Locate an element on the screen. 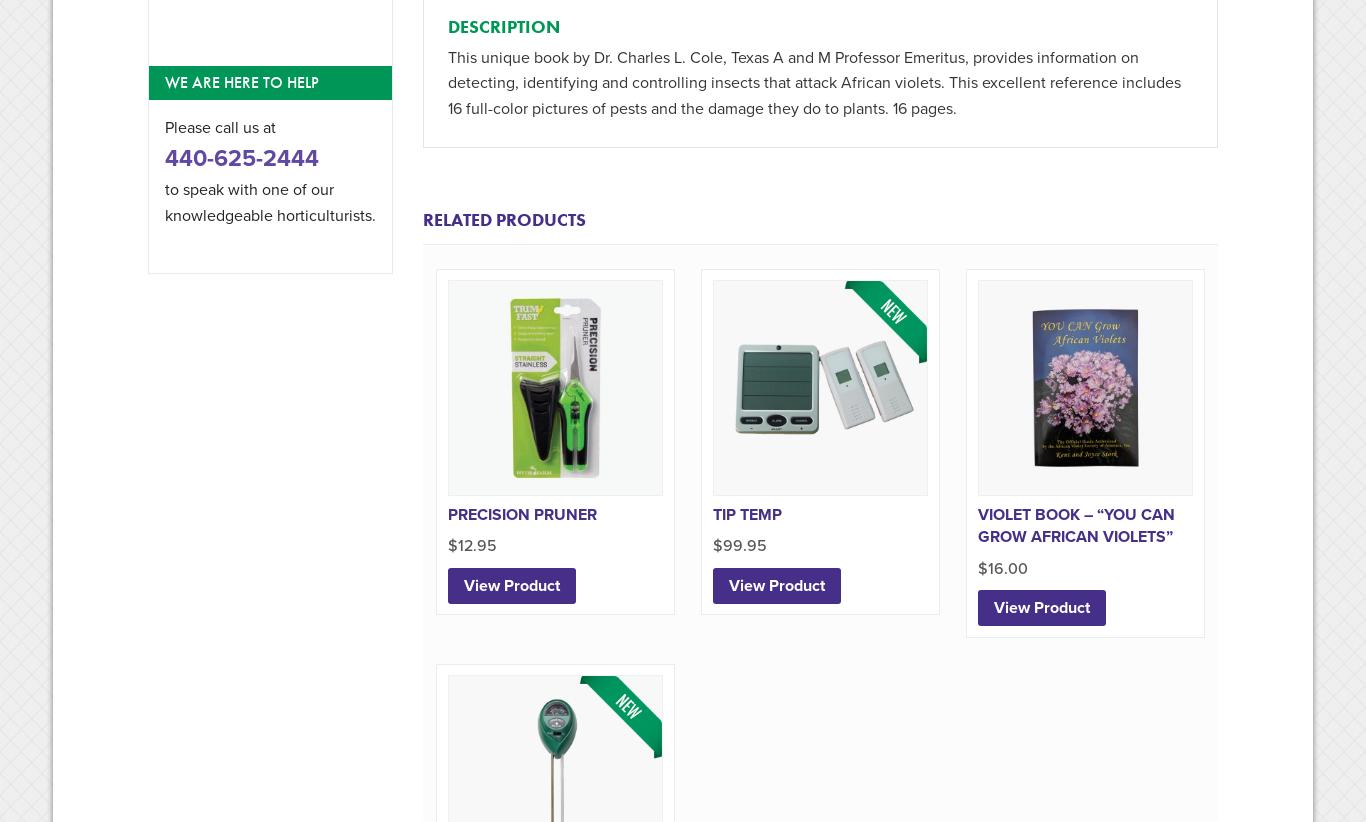 This screenshot has height=822, width=1366. 'We are here to help' is located at coordinates (242, 82).